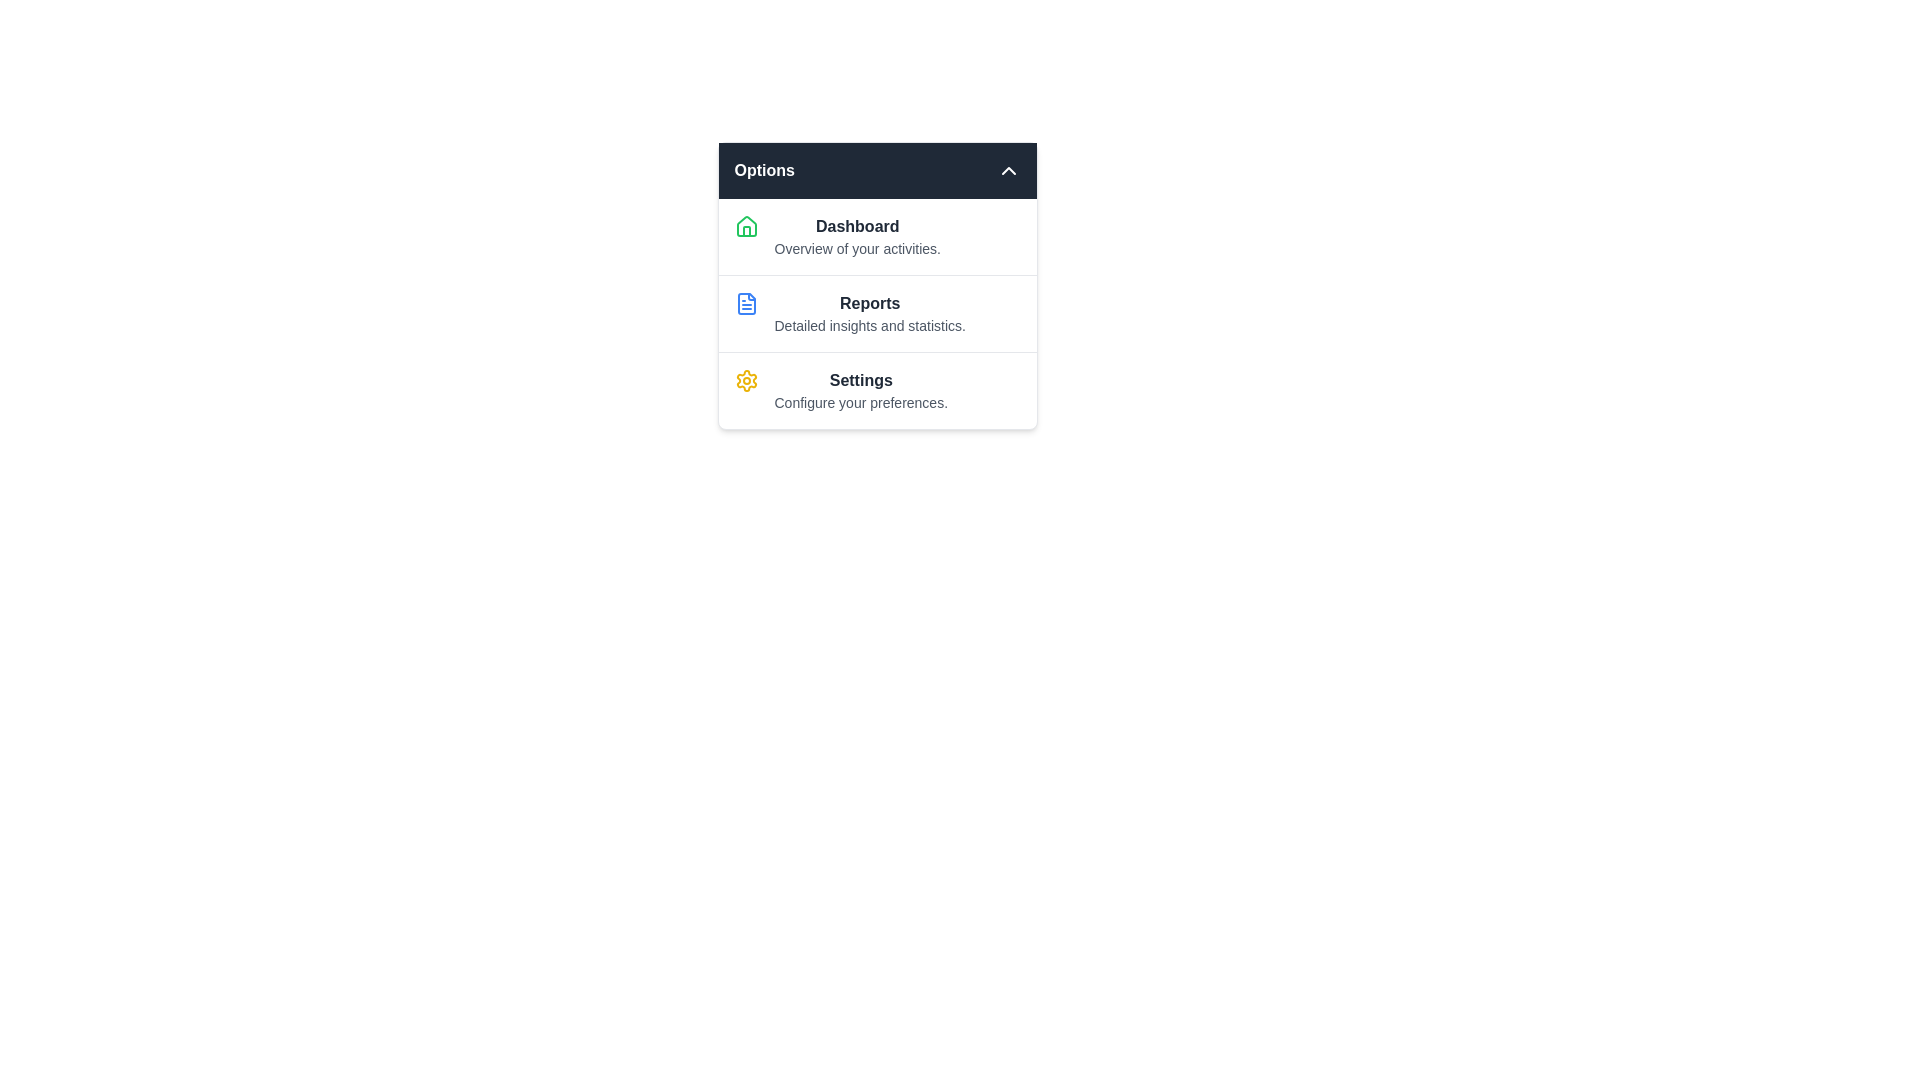 This screenshot has height=1080, width=1920. I want to click on the Icon button with an upward-facing arrow on the topmost 'Options' bar, so click(1008, 169).